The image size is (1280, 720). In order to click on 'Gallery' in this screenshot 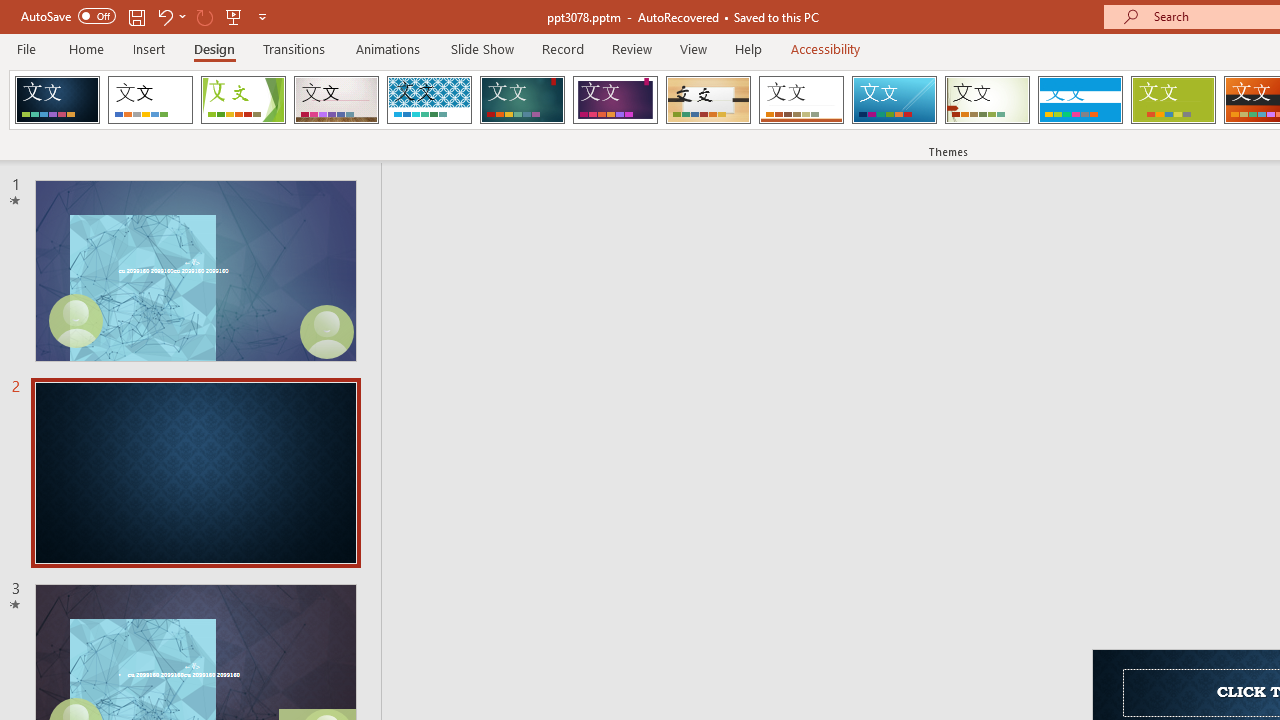, I will do `click(336, 100)`.